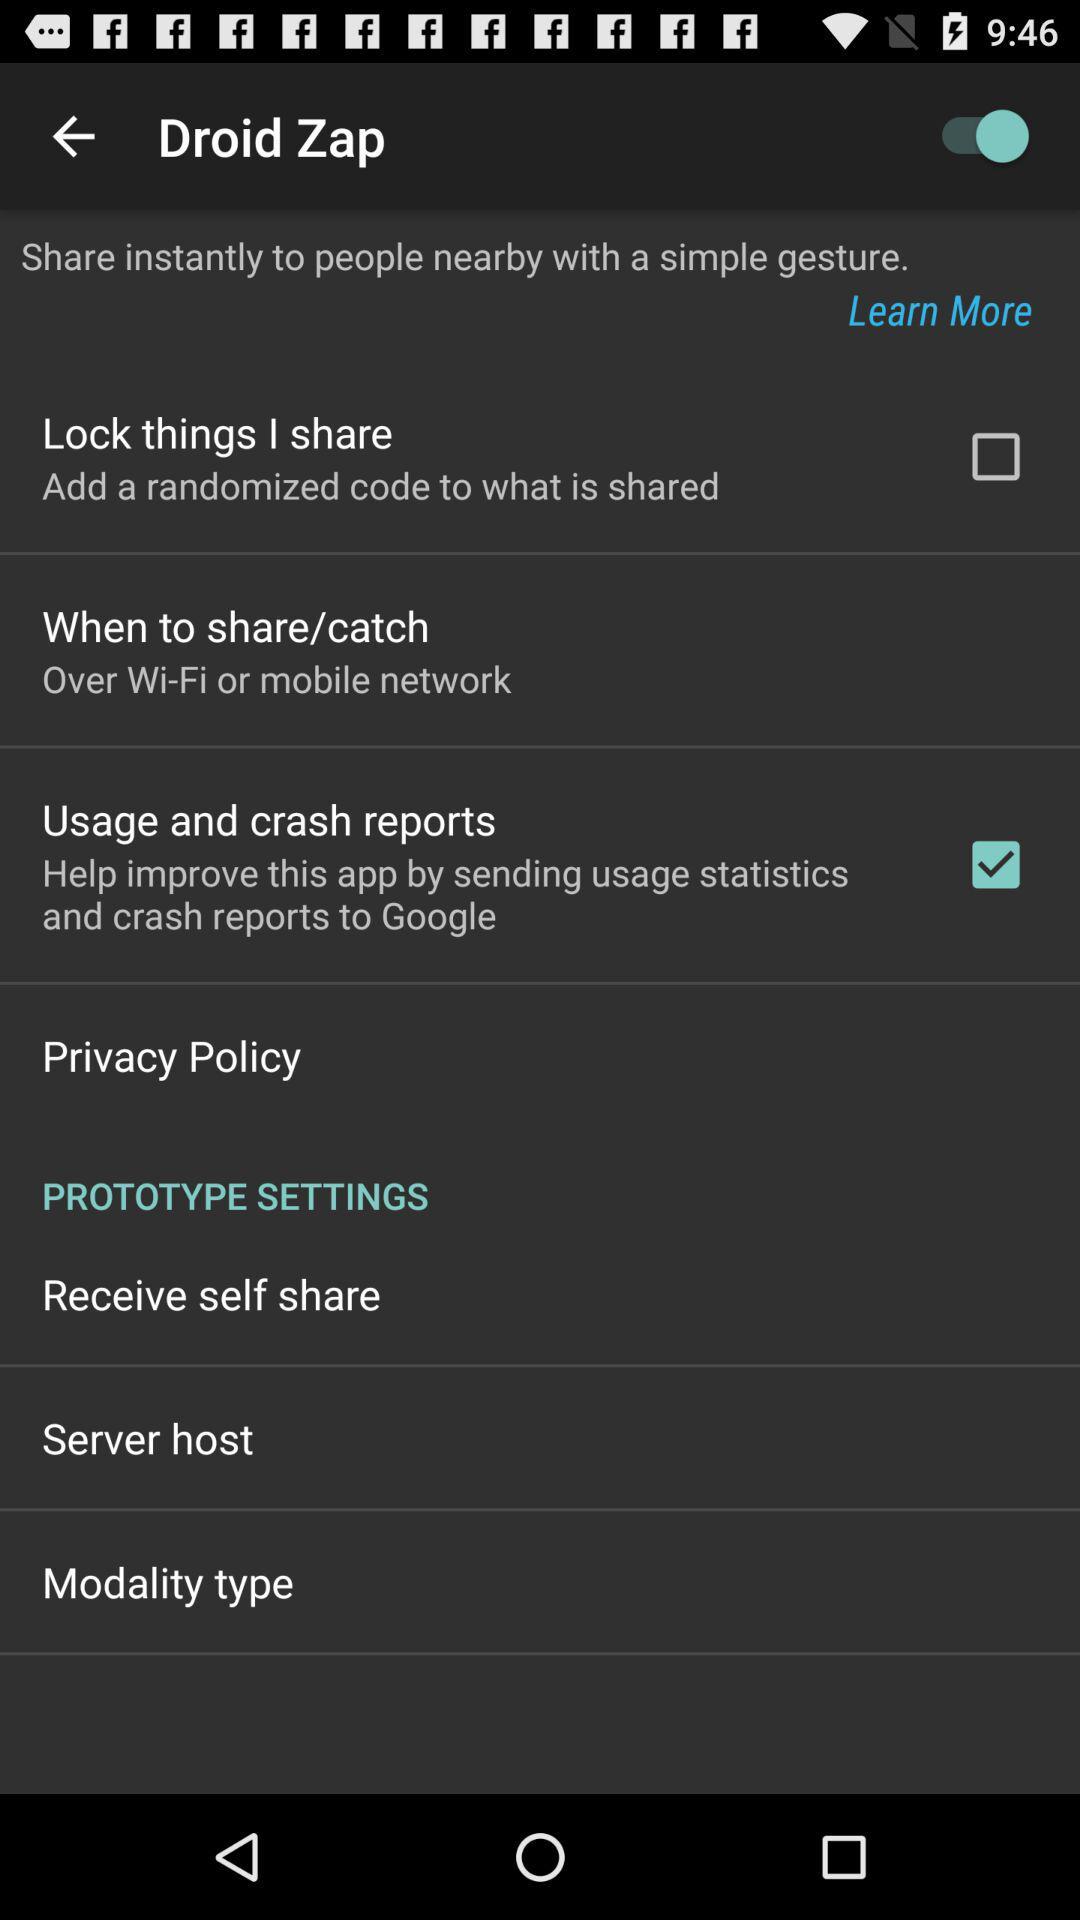 Image resolution: width=1080 pixels, height=1920 pixels. What do you see at coordinates (974, 135) in the screenshot?
I see `droid zap` at bounding box center [974, 135].